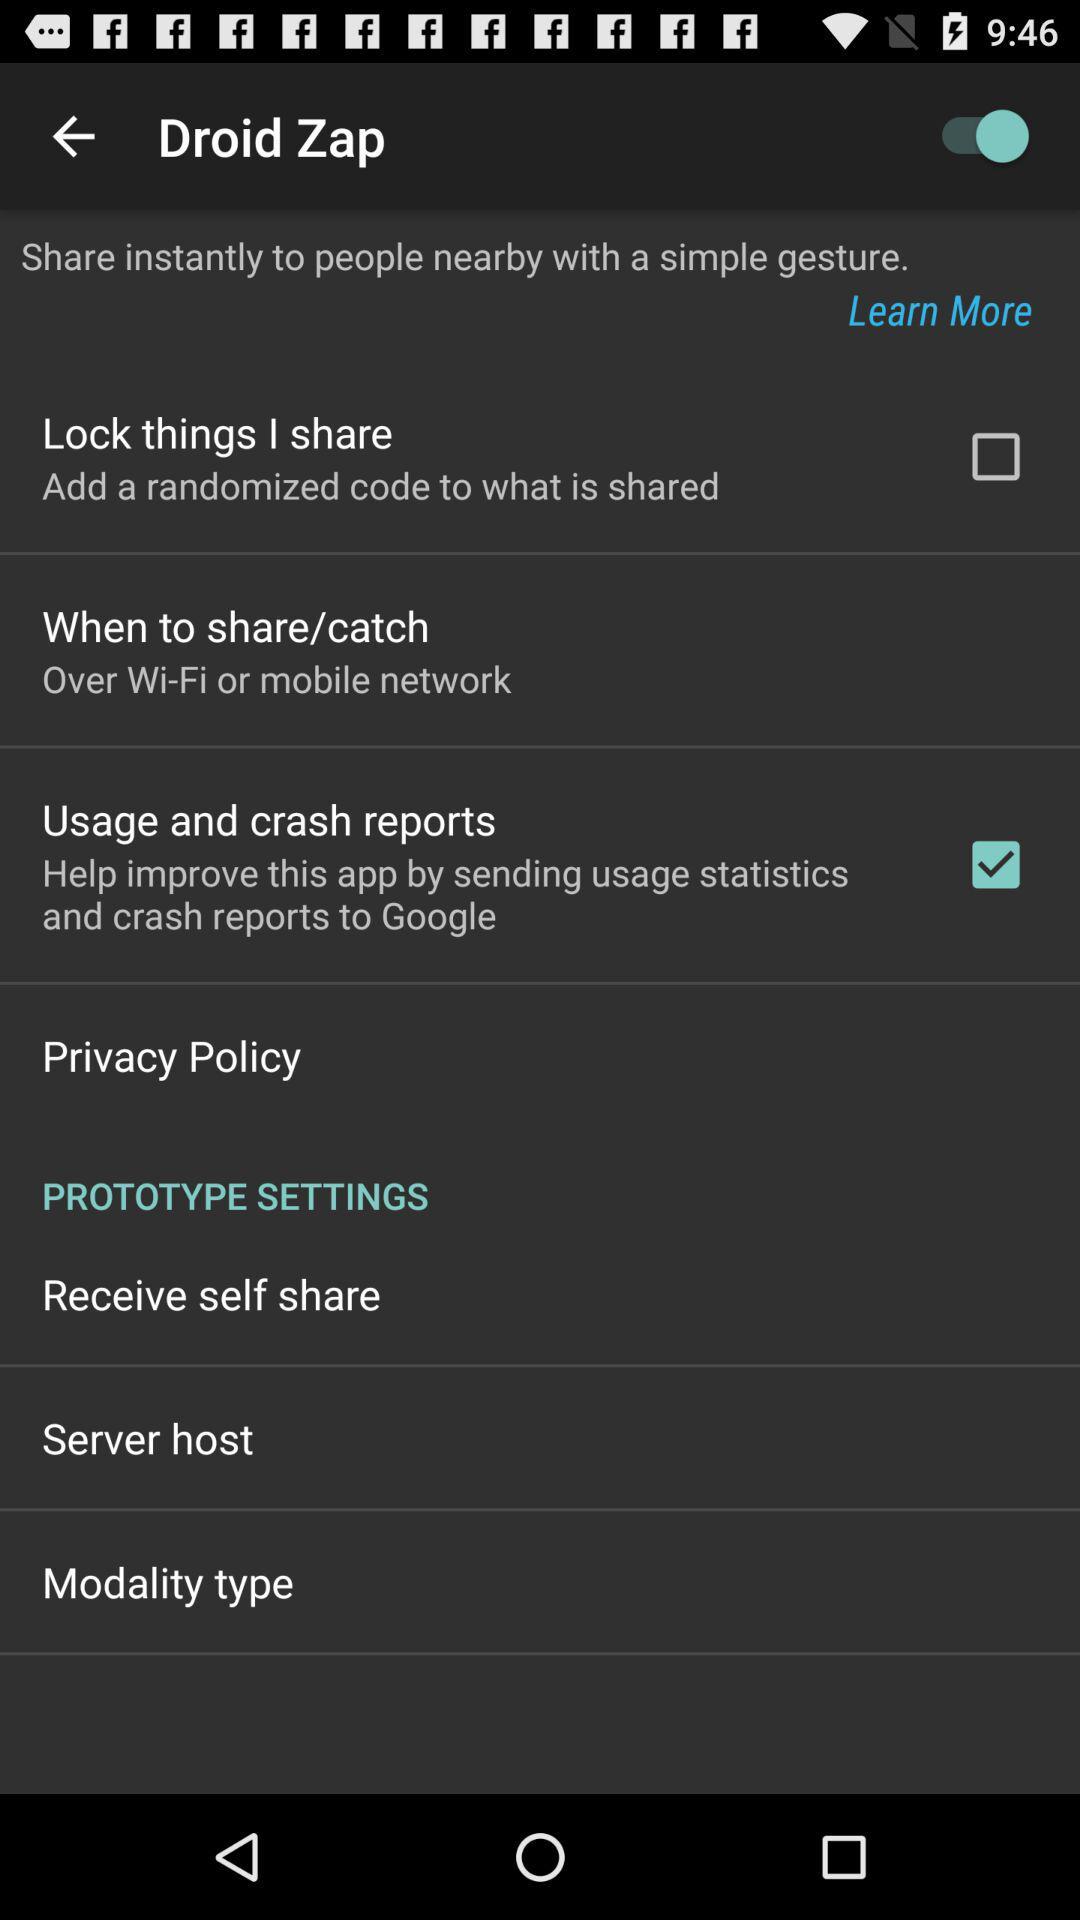 Image resolution: width=1080 pixels, height=1920 pixels. What do you see at coordinates (974, 135) in the screenshot?
I see `droid zap` at bounding box center [974, 135].